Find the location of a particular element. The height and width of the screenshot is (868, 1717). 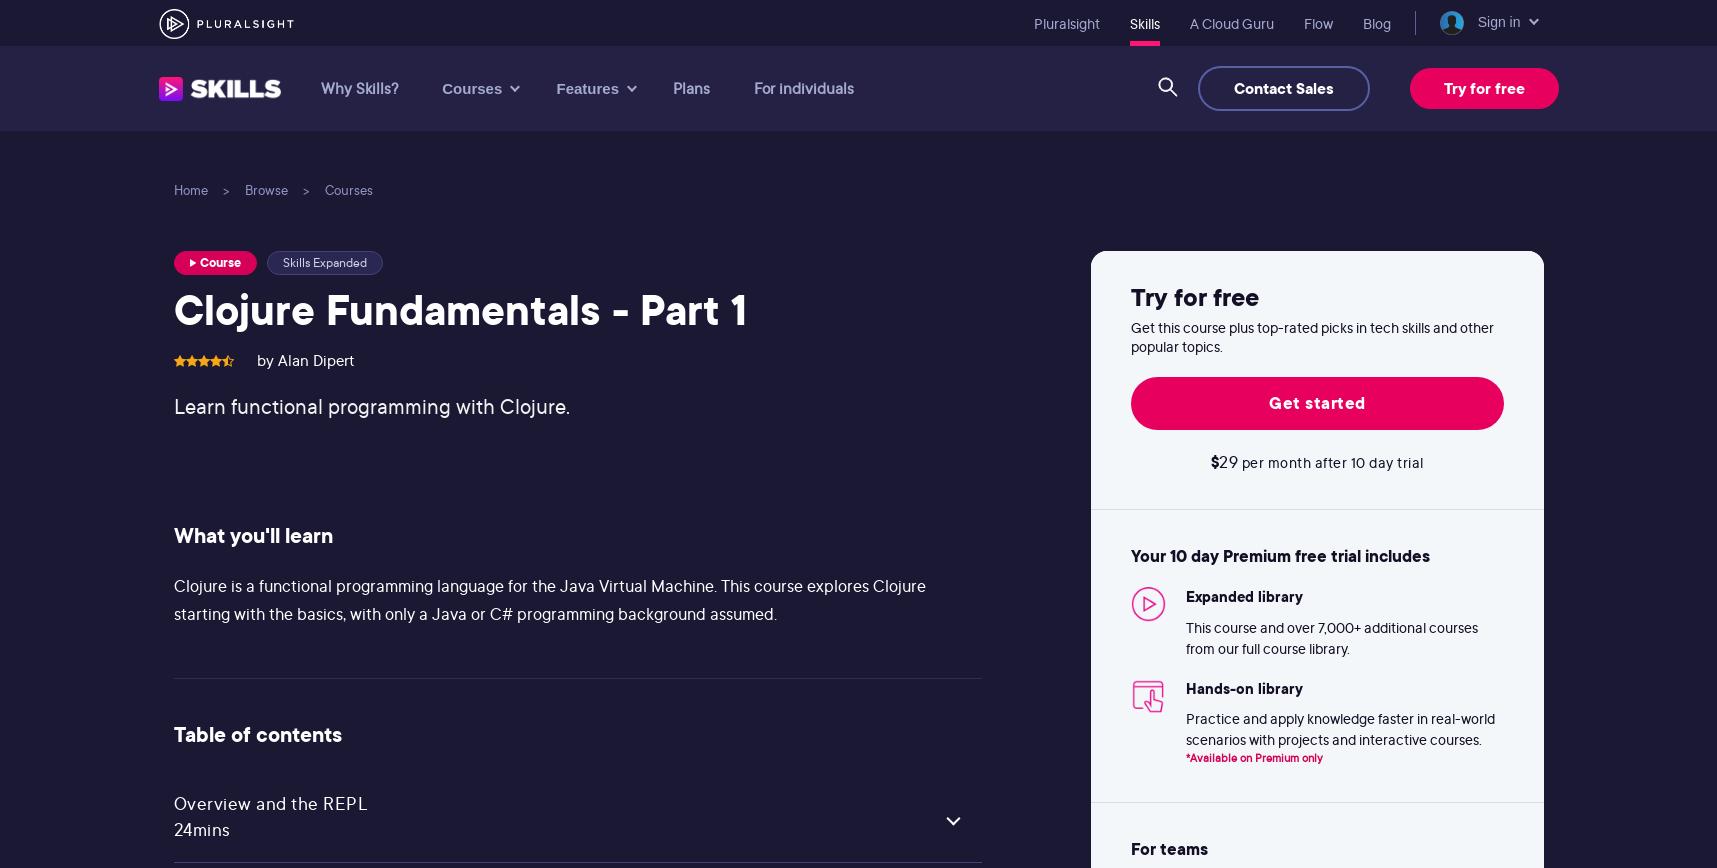

'Skills' is located at coordinates (1144, 22).